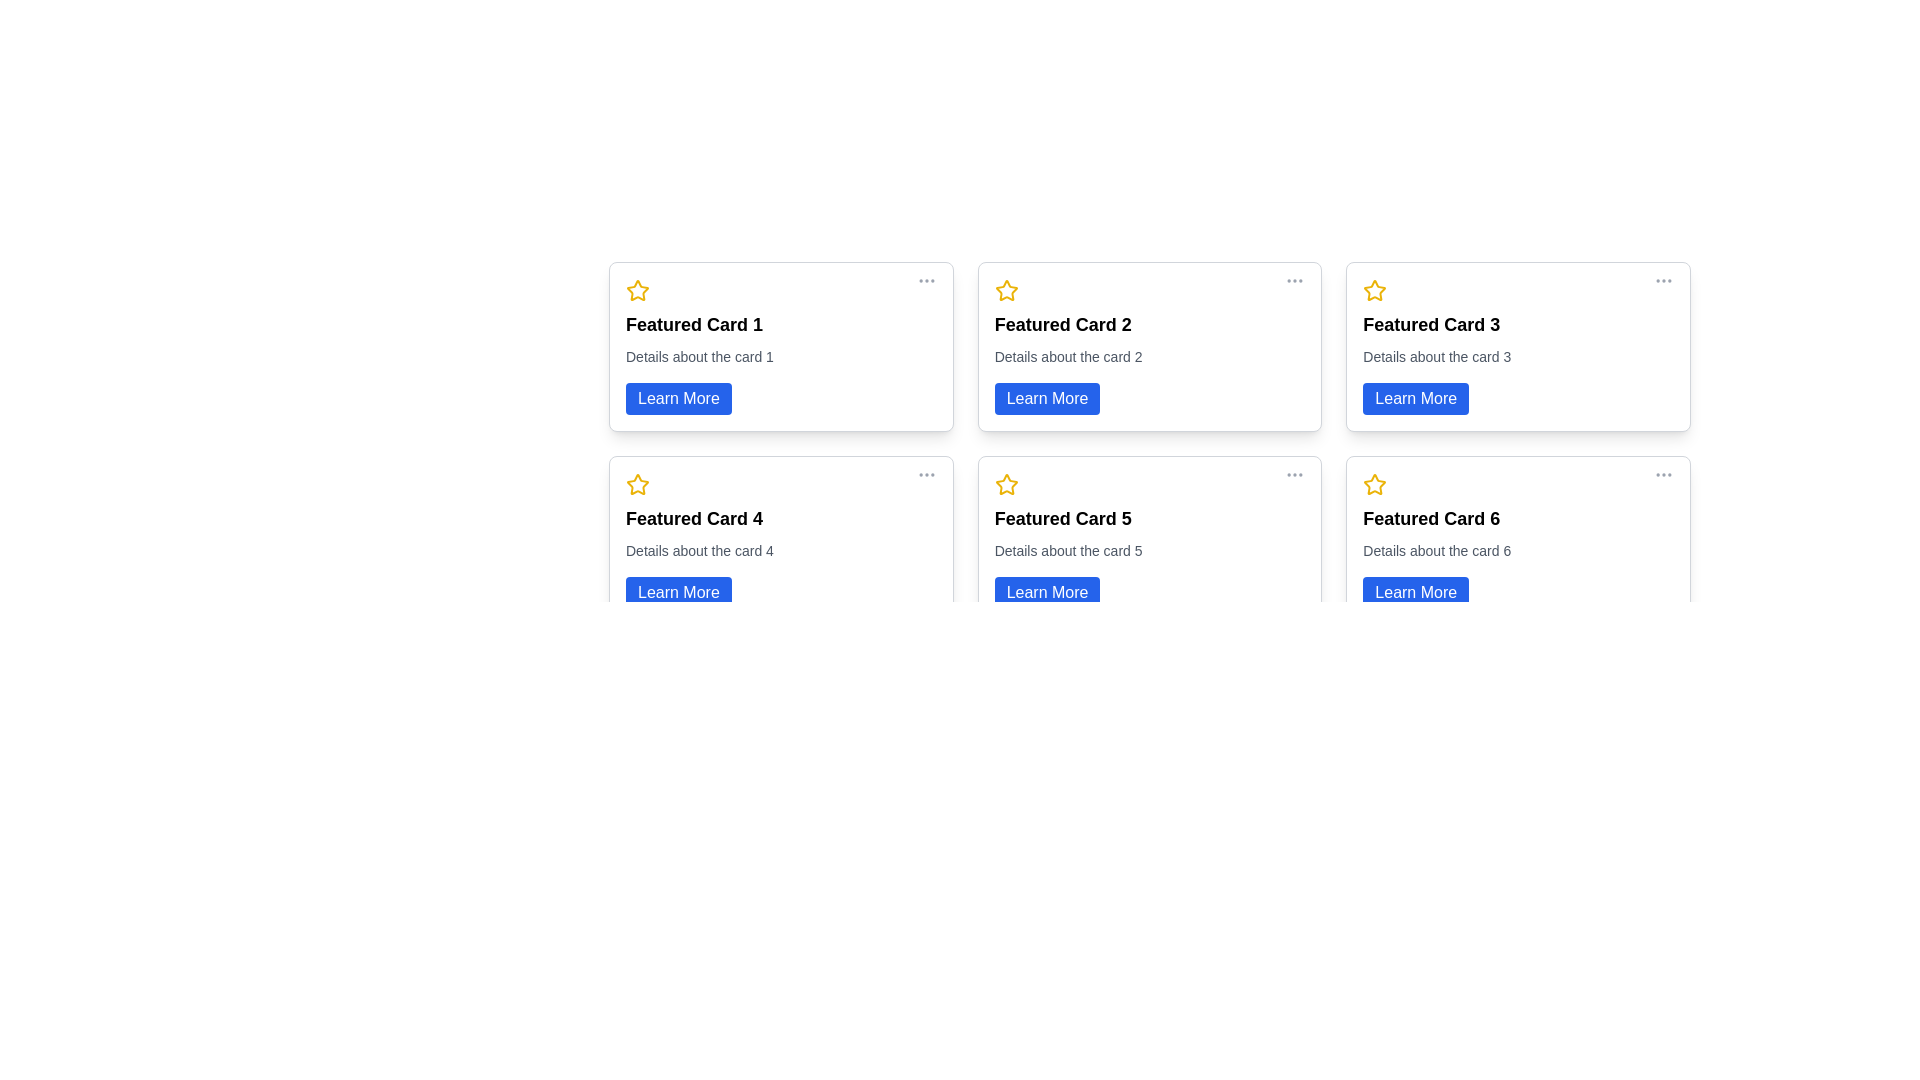  Describe the element at coordinates (925, 474) in the screenshot. I see `the horizontal ellipsis icon consisting of three small circular dots located at the top-right corner of the 'Featured Card 4' to change its color` at that location.